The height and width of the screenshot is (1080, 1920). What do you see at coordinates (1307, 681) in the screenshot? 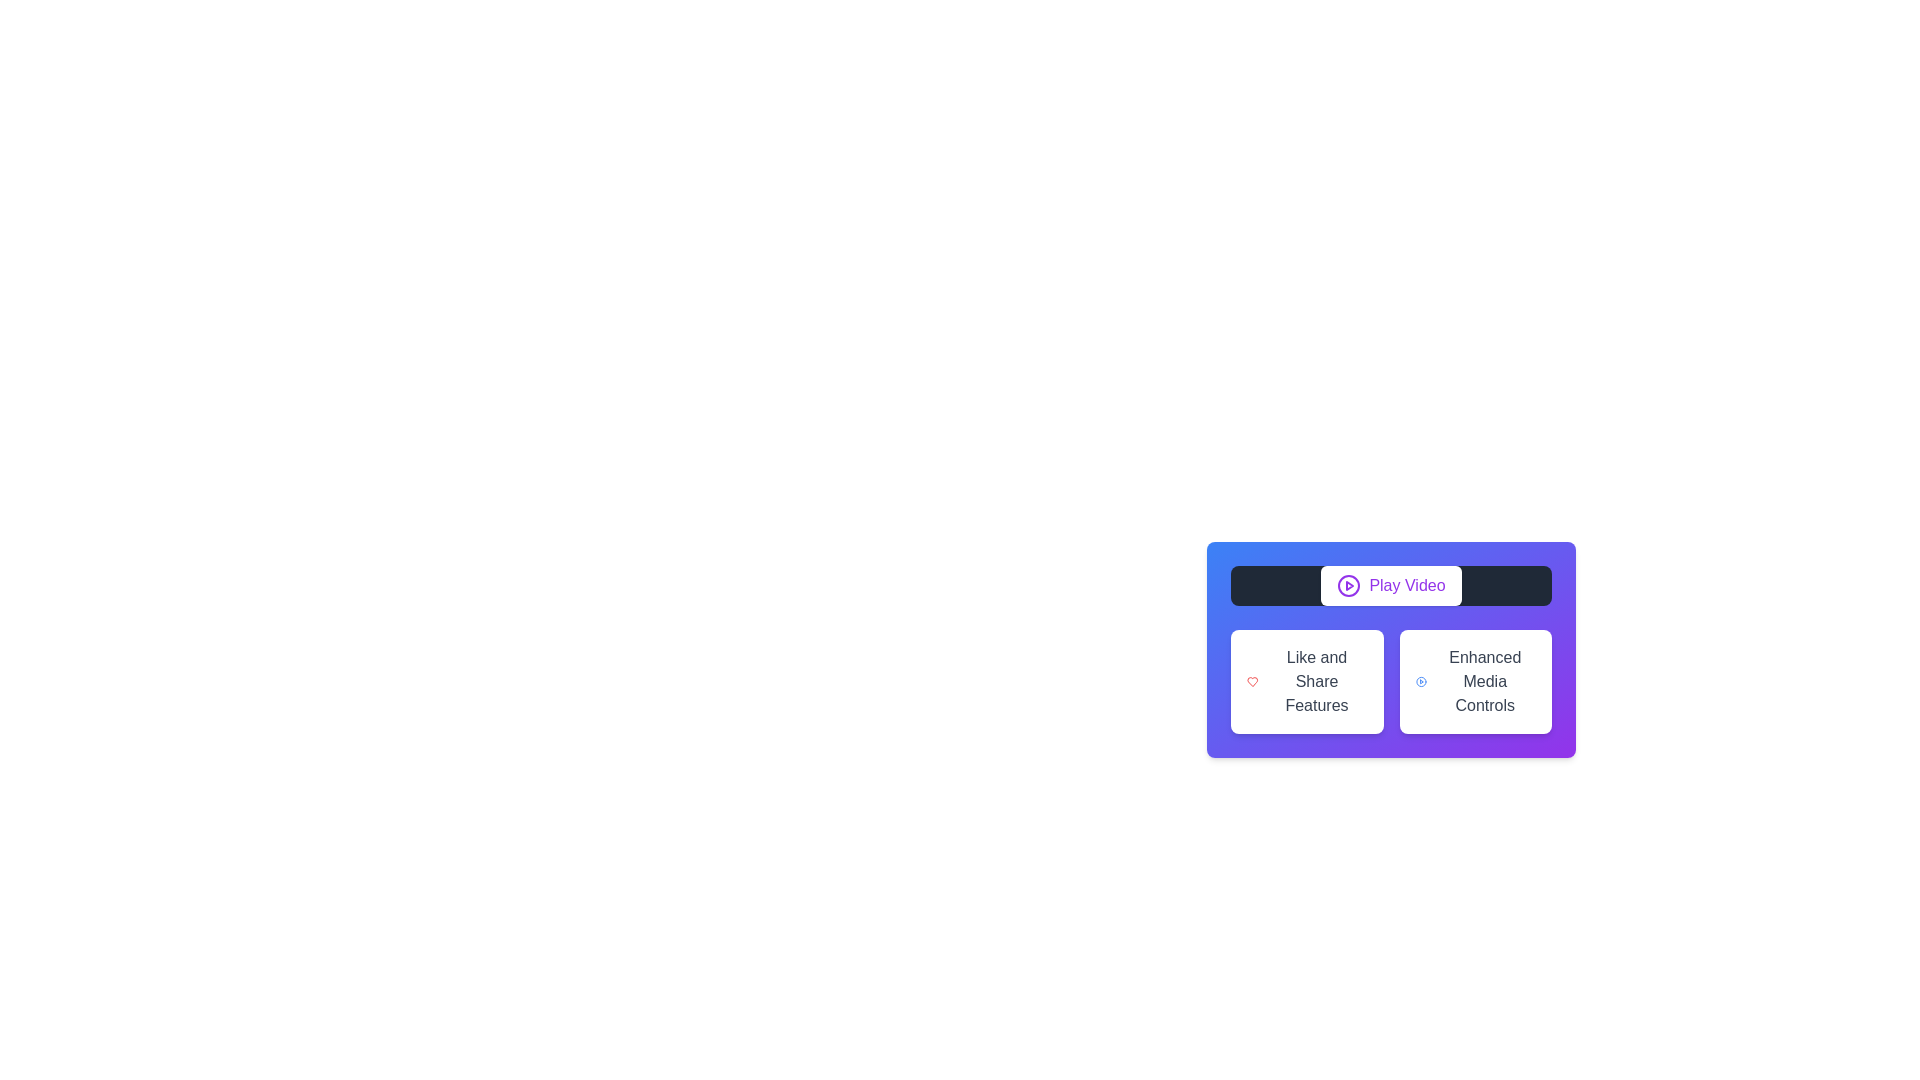
I see `the informational card representing 'Like and Share Features' located in the second section of the interface, to the left of two similar cards, below the 'Play Video' button` at bounding box center [1307, 681].